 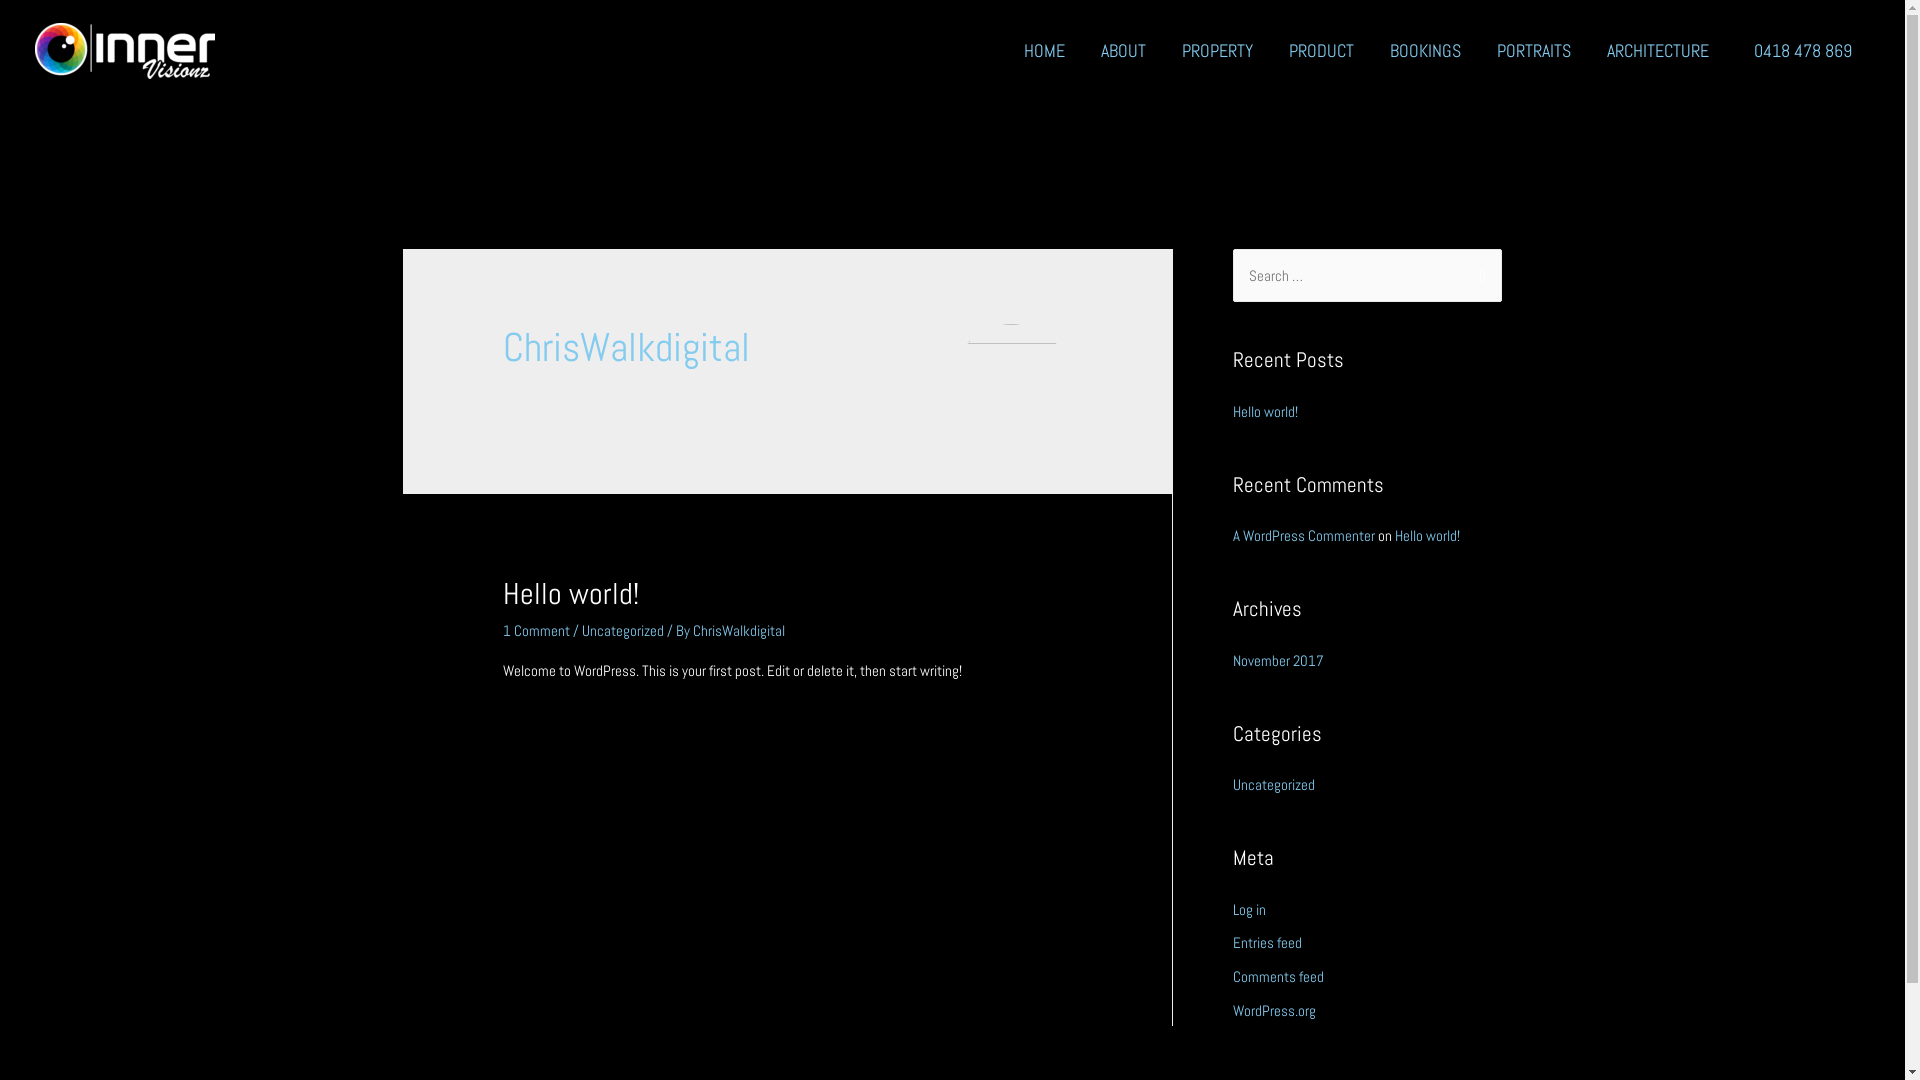 I want to click on 'ABOUT', so click(x=1123, y=49).